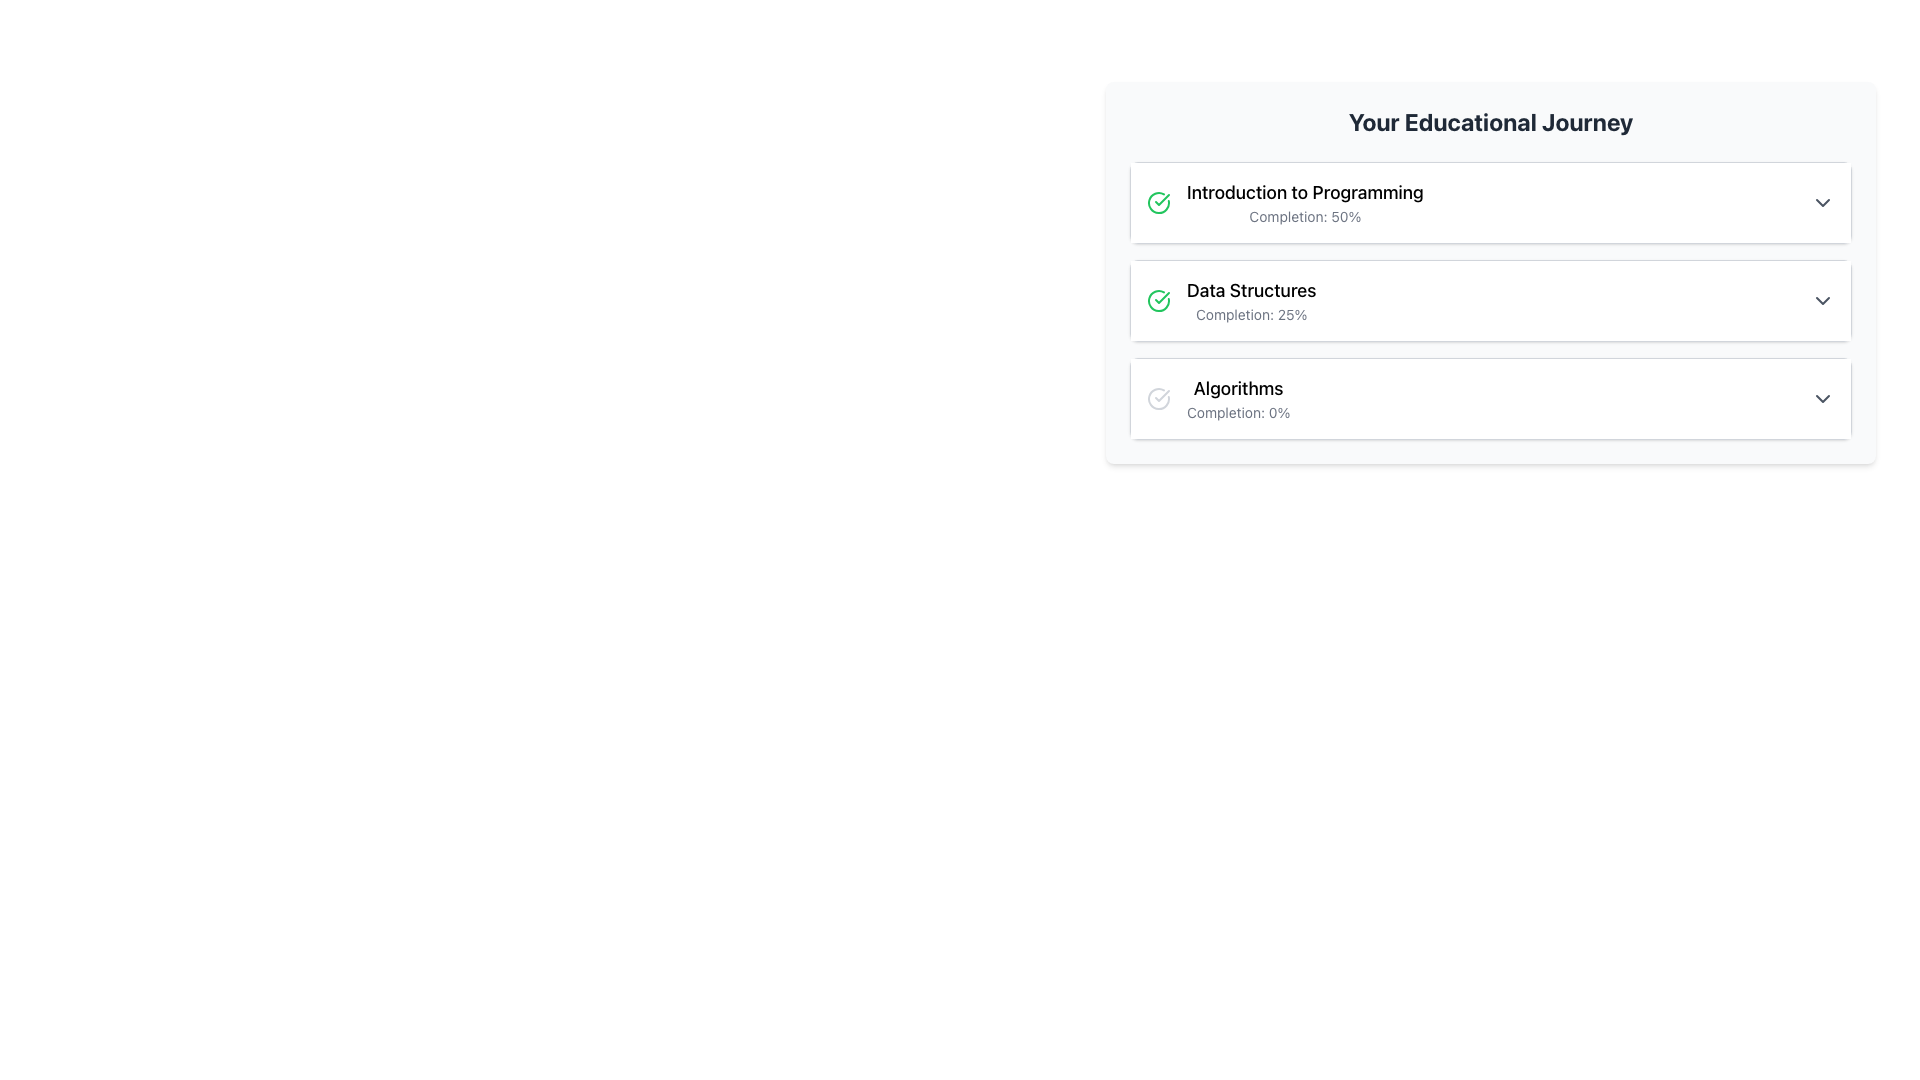 This screenshot has height=1080, width=1920. Describe the element at coordinates (1823, 300) in the screenshot. I see `the Chevron Down icon` at that location.